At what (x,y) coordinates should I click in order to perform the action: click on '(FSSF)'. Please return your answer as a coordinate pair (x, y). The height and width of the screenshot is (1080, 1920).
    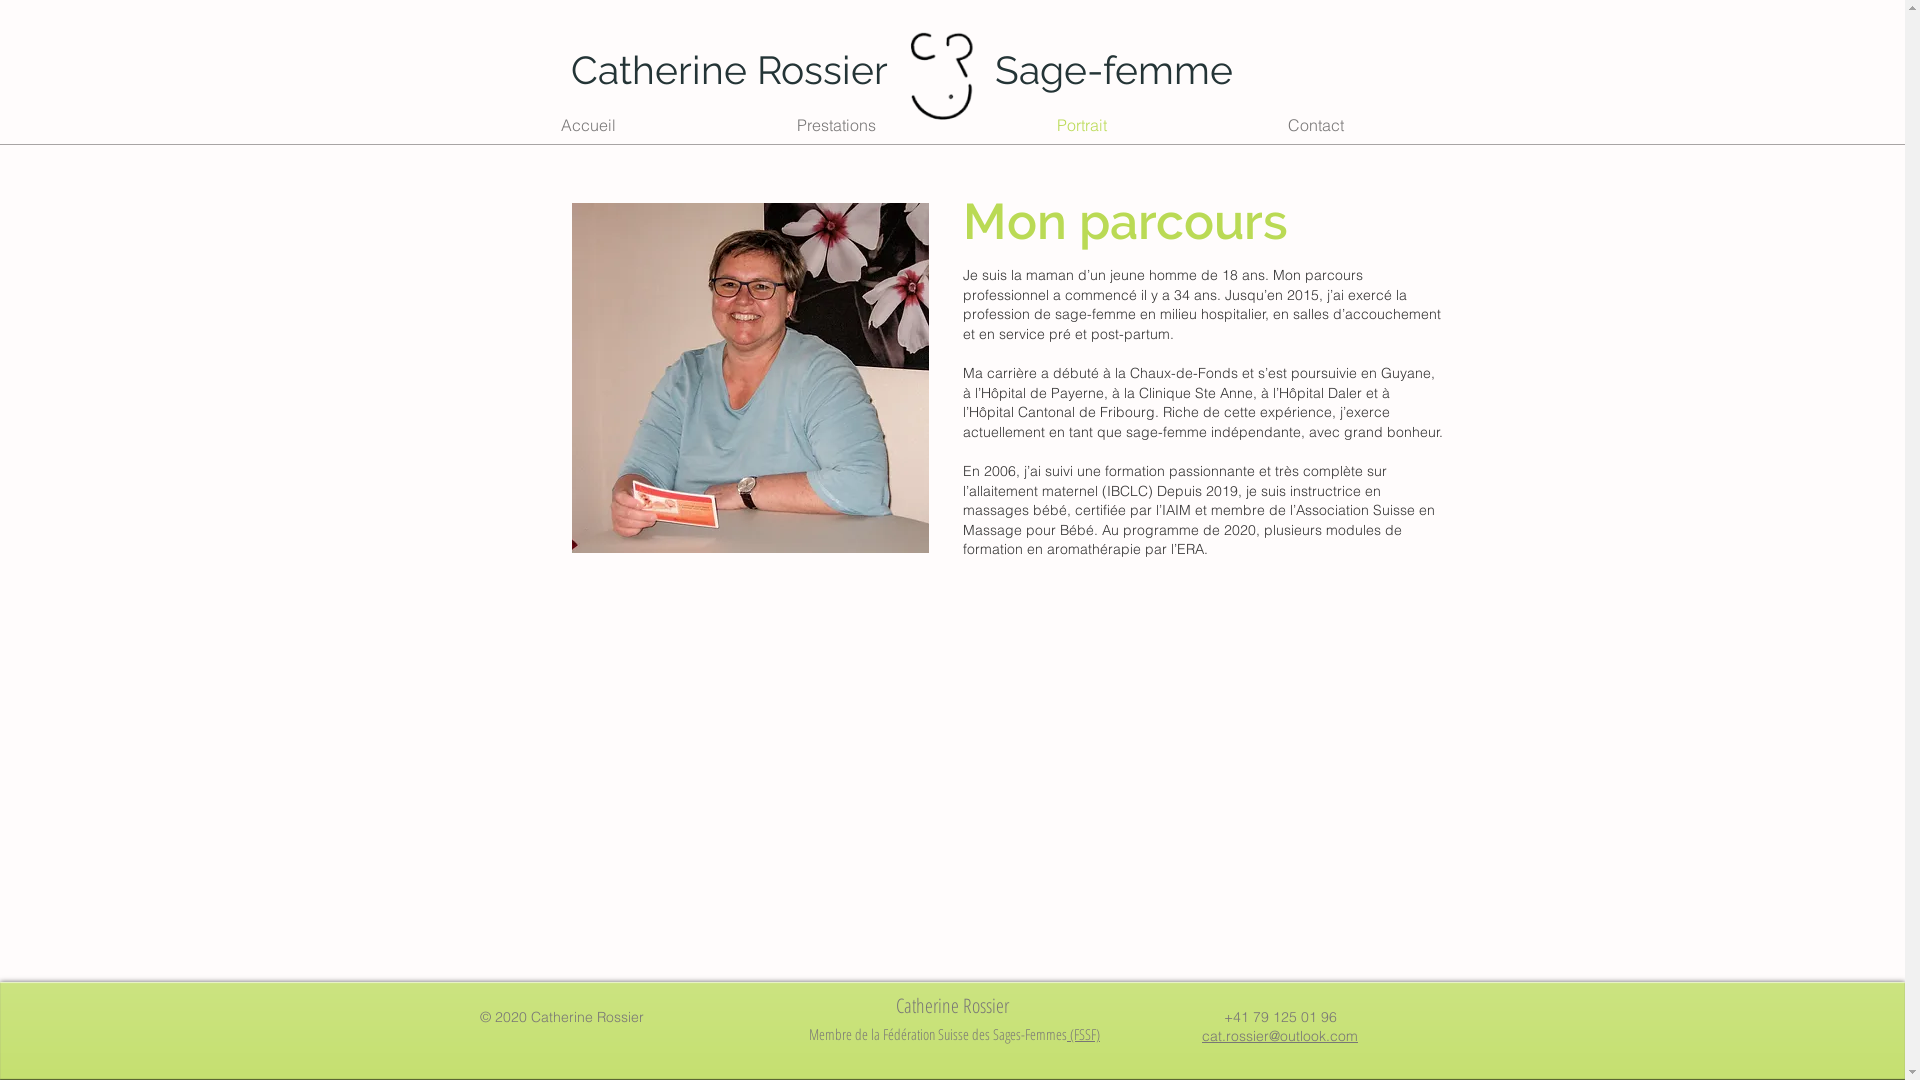
    Looking at the image, I should click on (1082, 1033).